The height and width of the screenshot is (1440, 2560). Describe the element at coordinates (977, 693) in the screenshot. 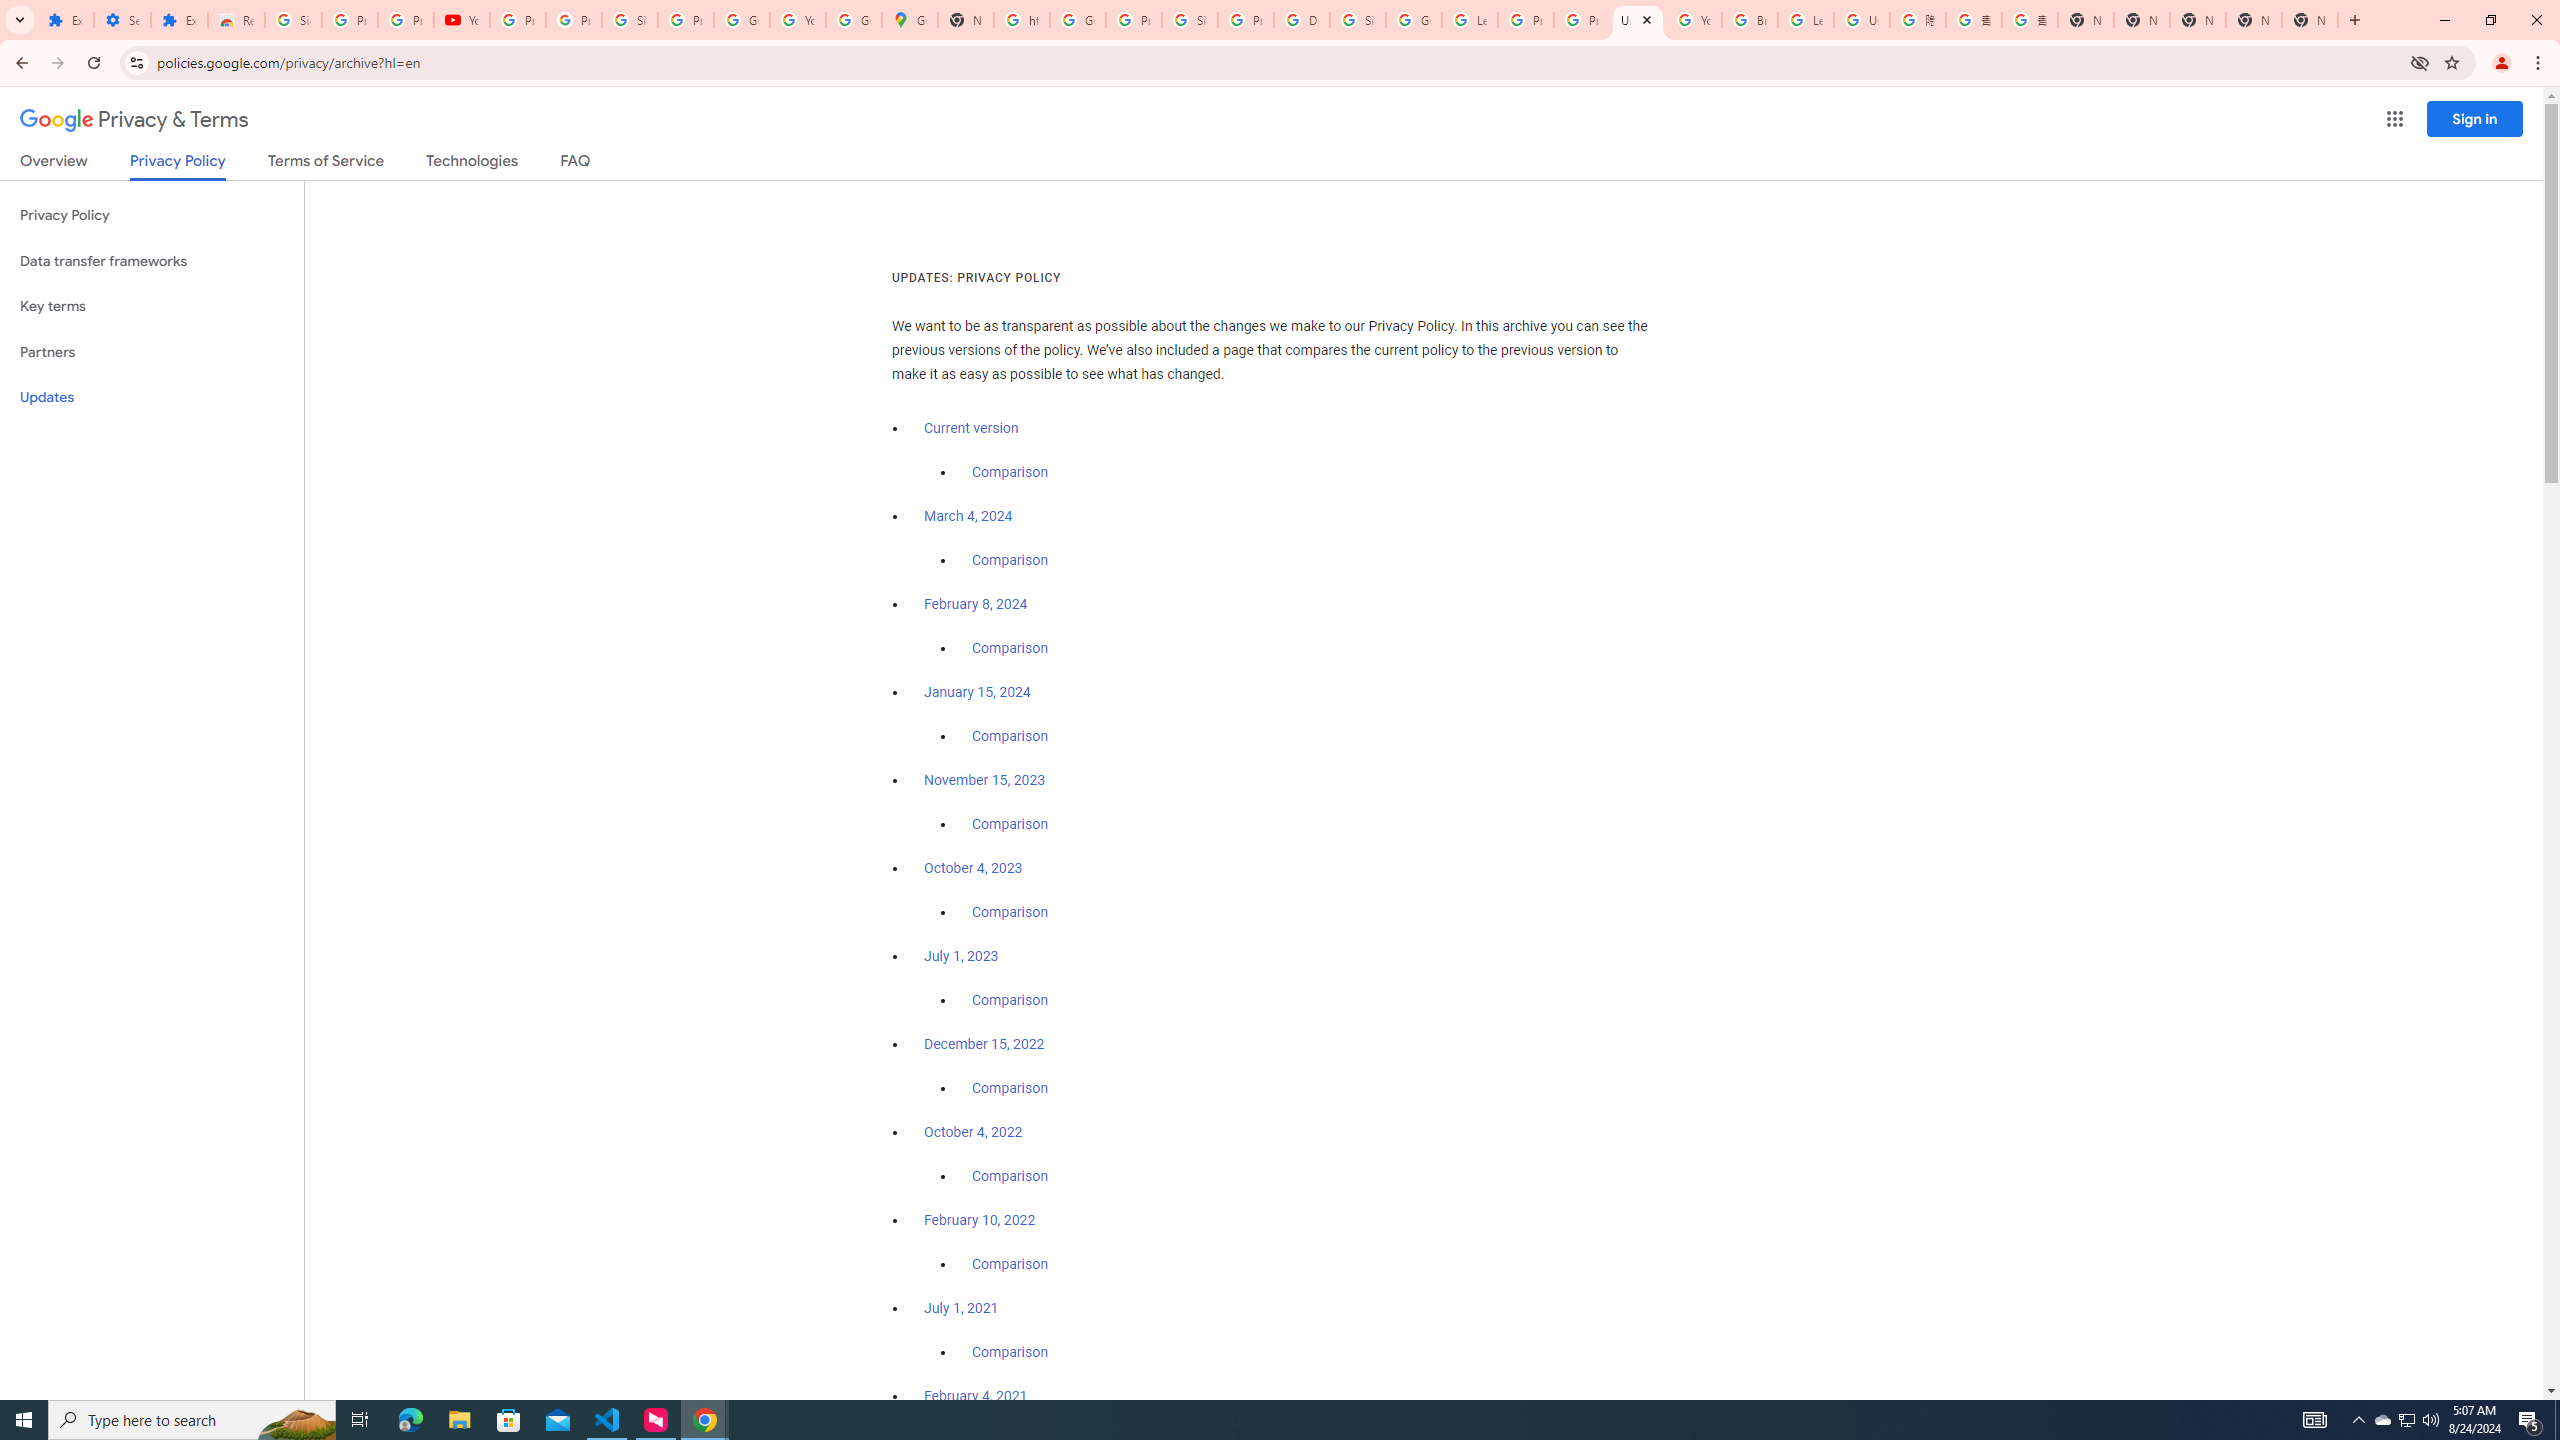

I see `'January 15, 2024'` at that location.